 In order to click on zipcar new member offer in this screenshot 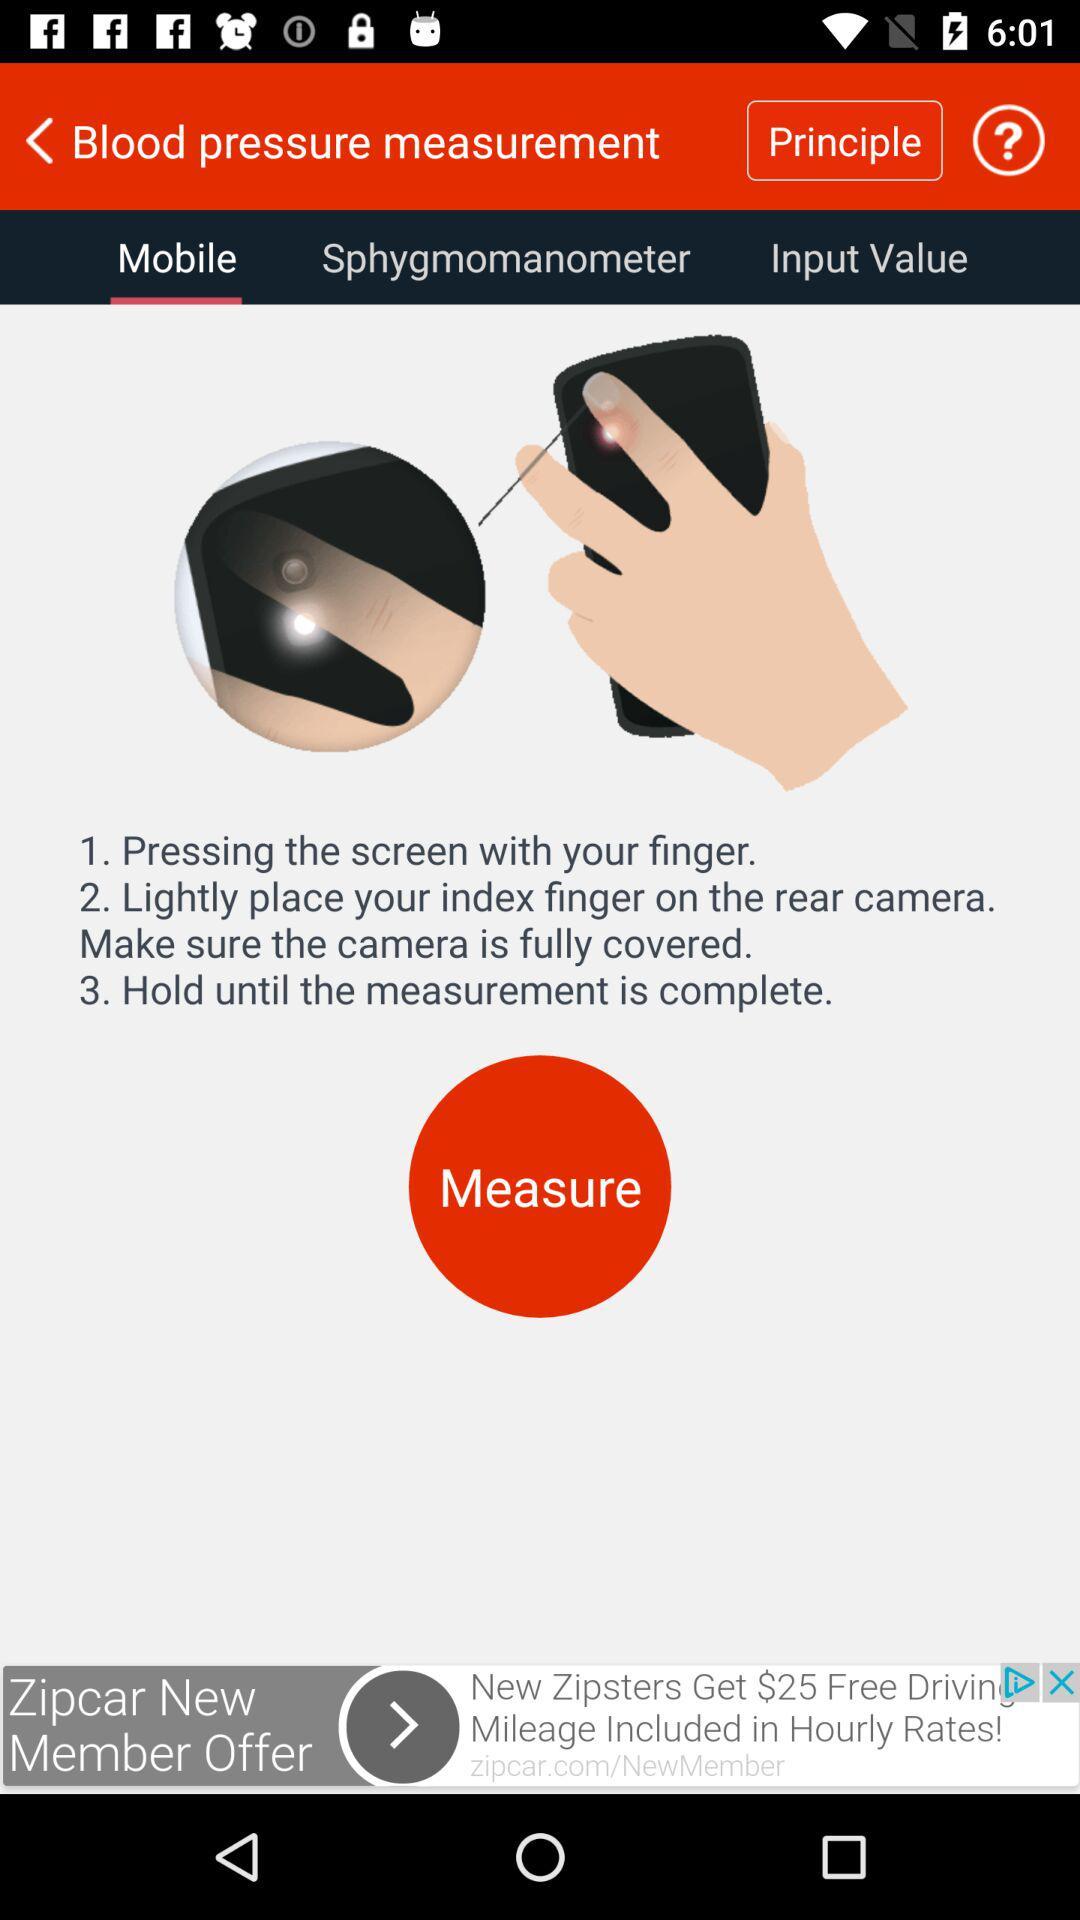, I will do `click(540, 1727)`.